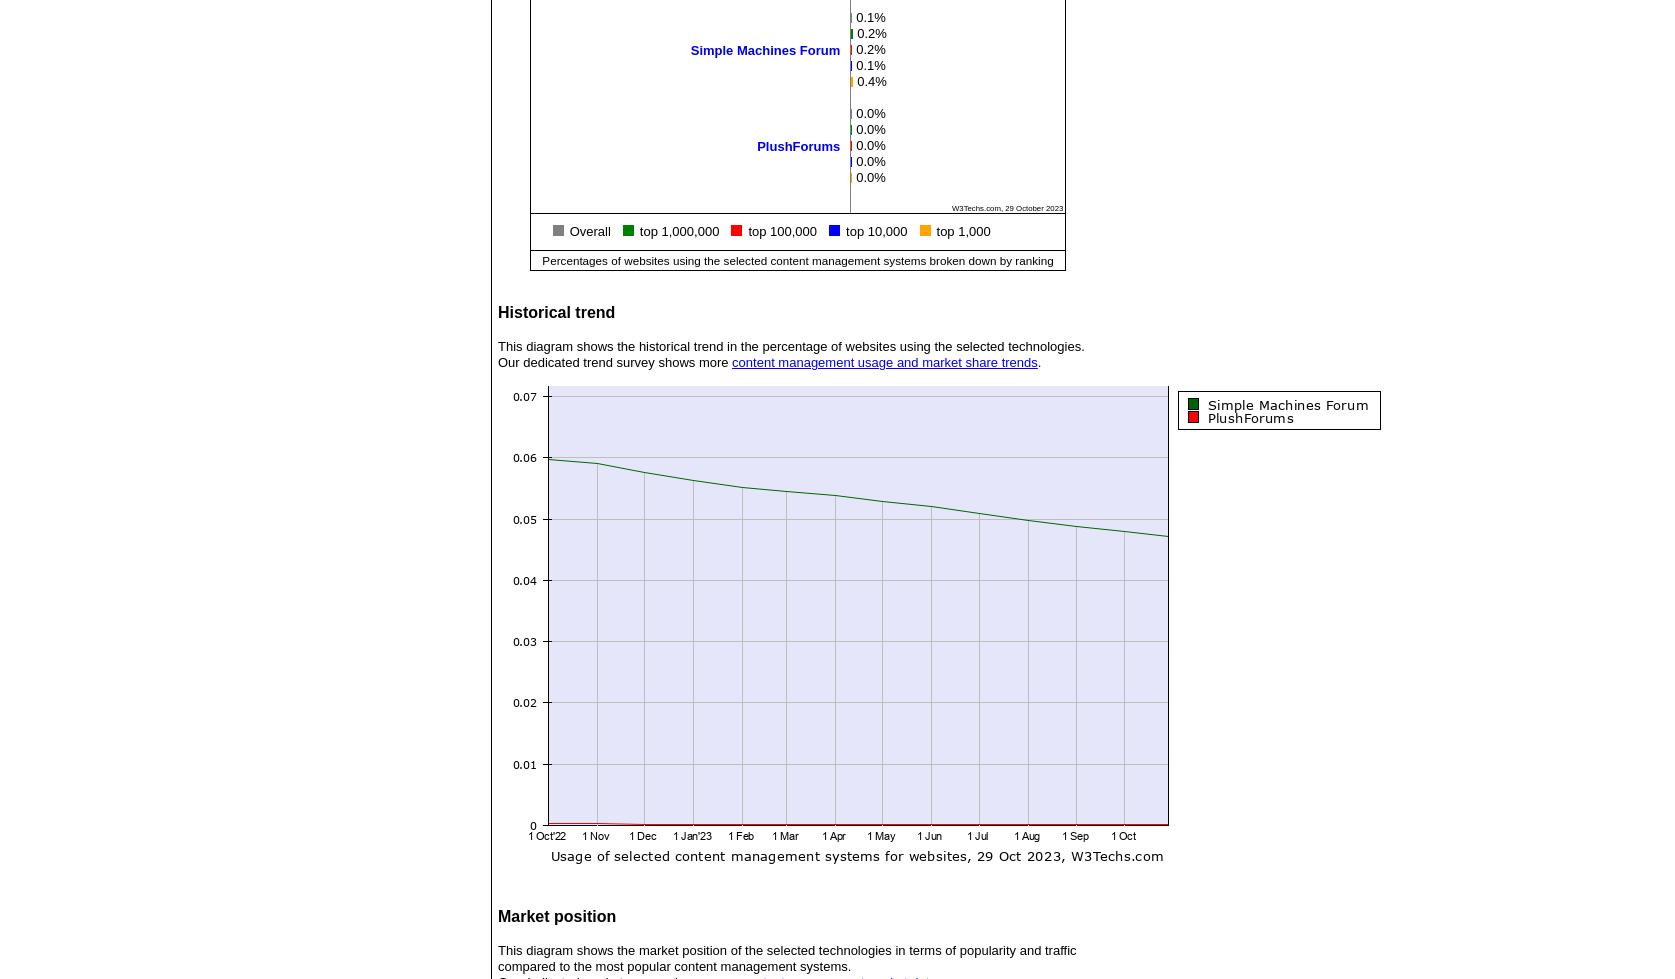 The image size is (1675, 979). What do you see at coordinates (555, 312) in the screenshot?
I see `'Historical trend'` at bounding box center [555, 312].